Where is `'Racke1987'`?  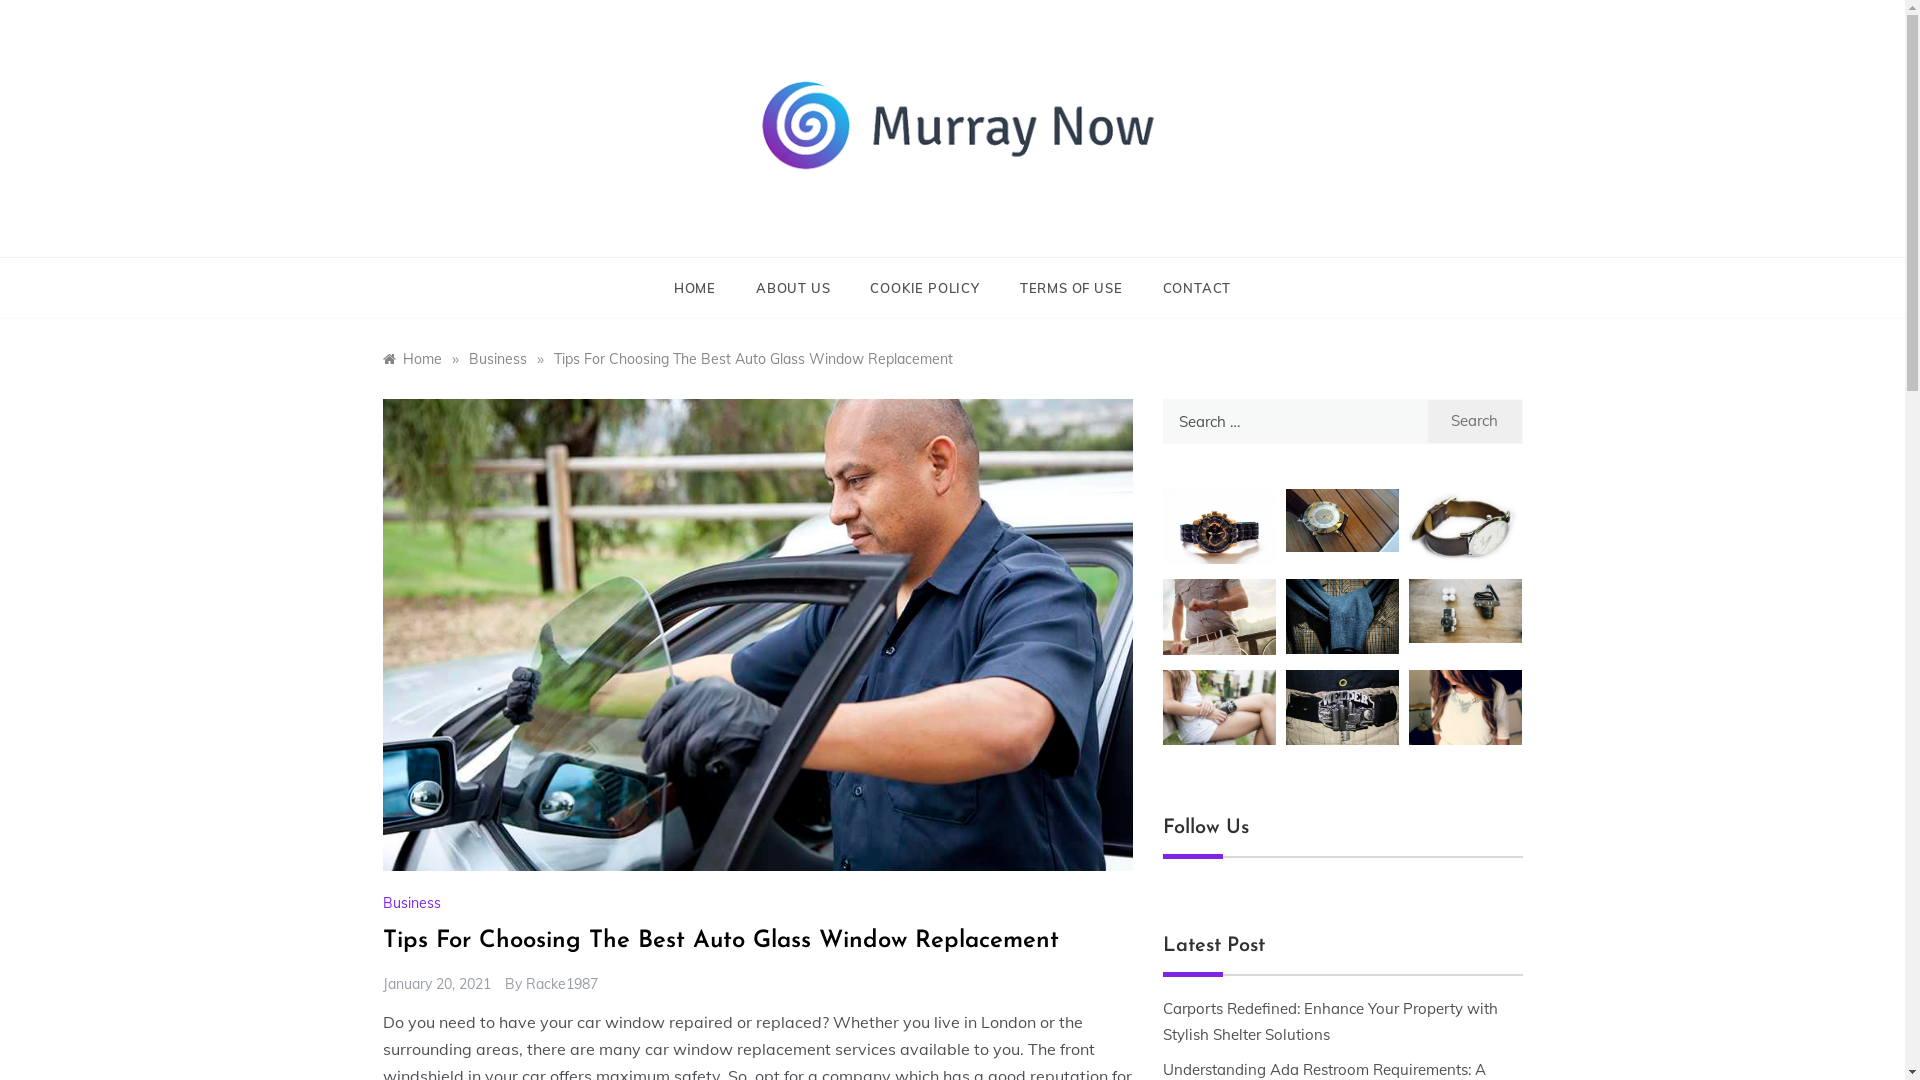 'Racke1987' is located at coordinates (560, 982).